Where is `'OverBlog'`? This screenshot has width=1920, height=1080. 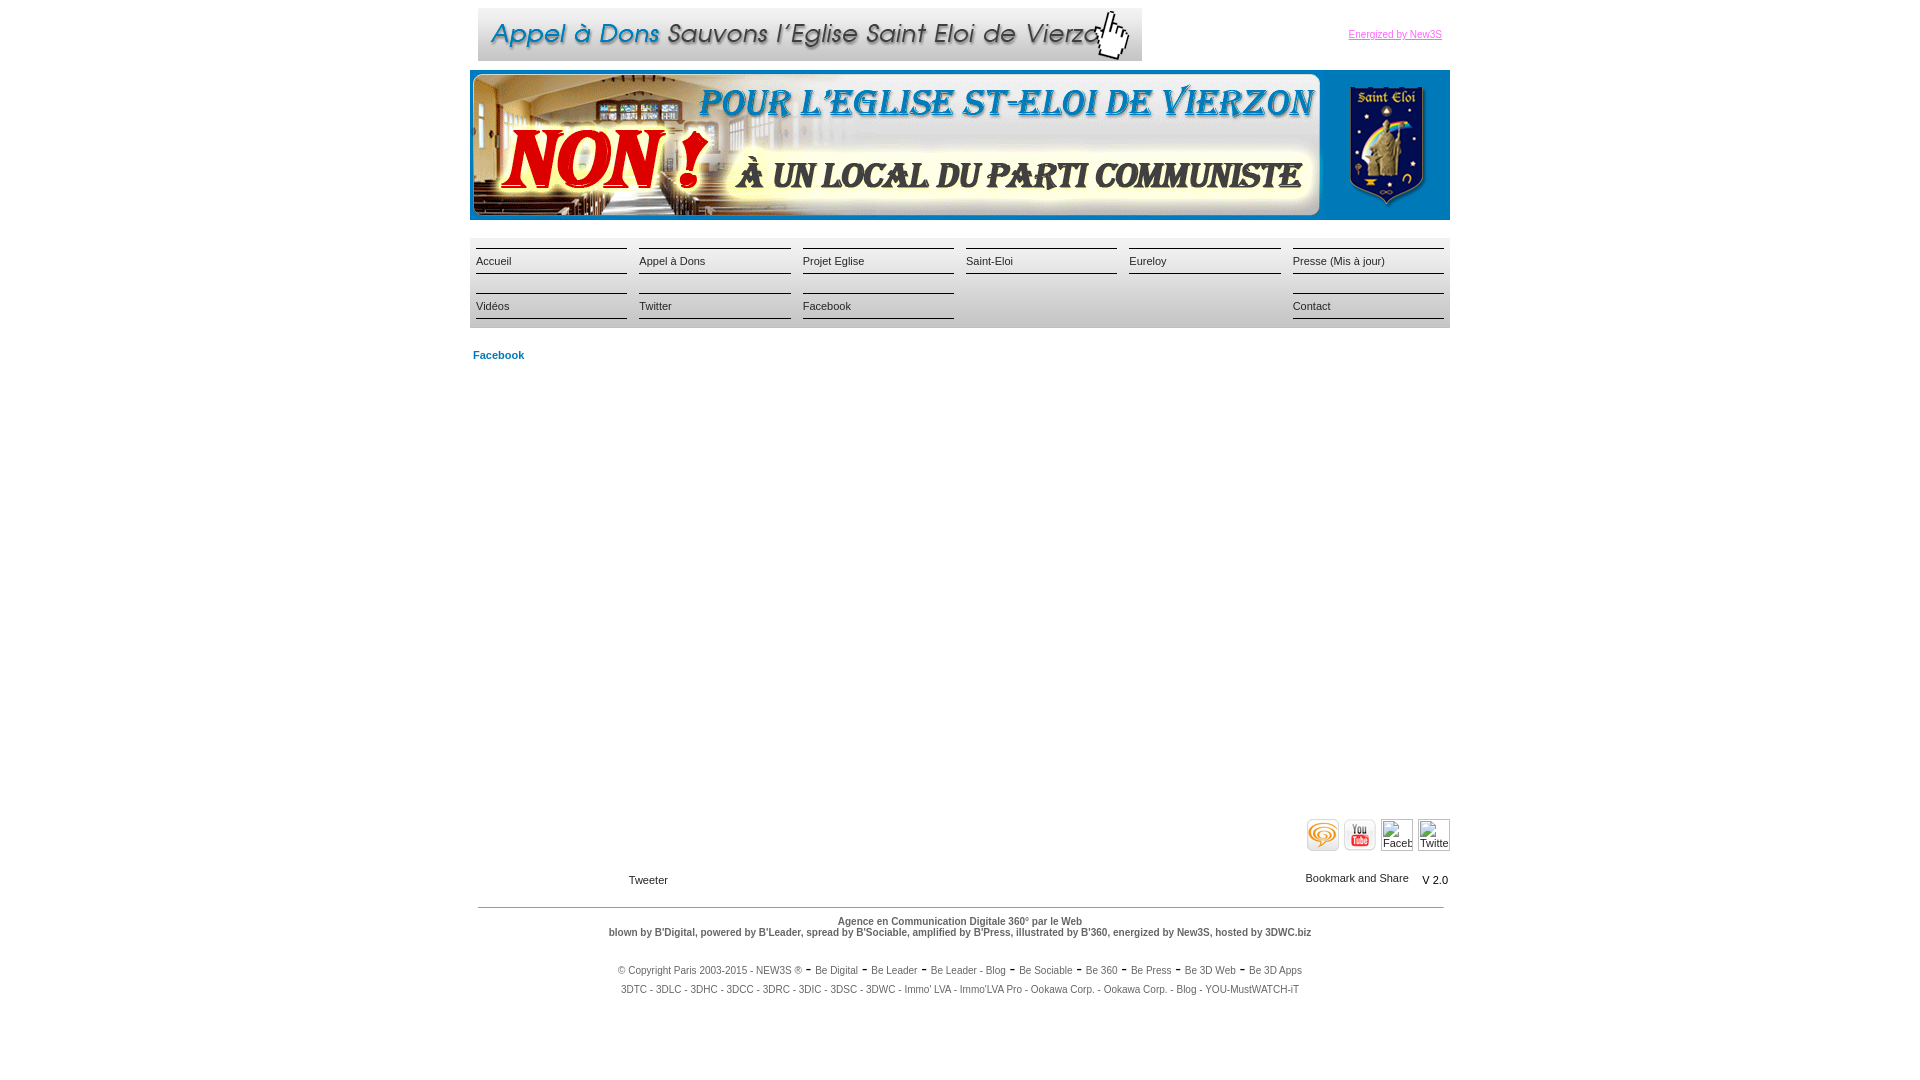 'OverBlog' is located at coordinates (1306, 834).